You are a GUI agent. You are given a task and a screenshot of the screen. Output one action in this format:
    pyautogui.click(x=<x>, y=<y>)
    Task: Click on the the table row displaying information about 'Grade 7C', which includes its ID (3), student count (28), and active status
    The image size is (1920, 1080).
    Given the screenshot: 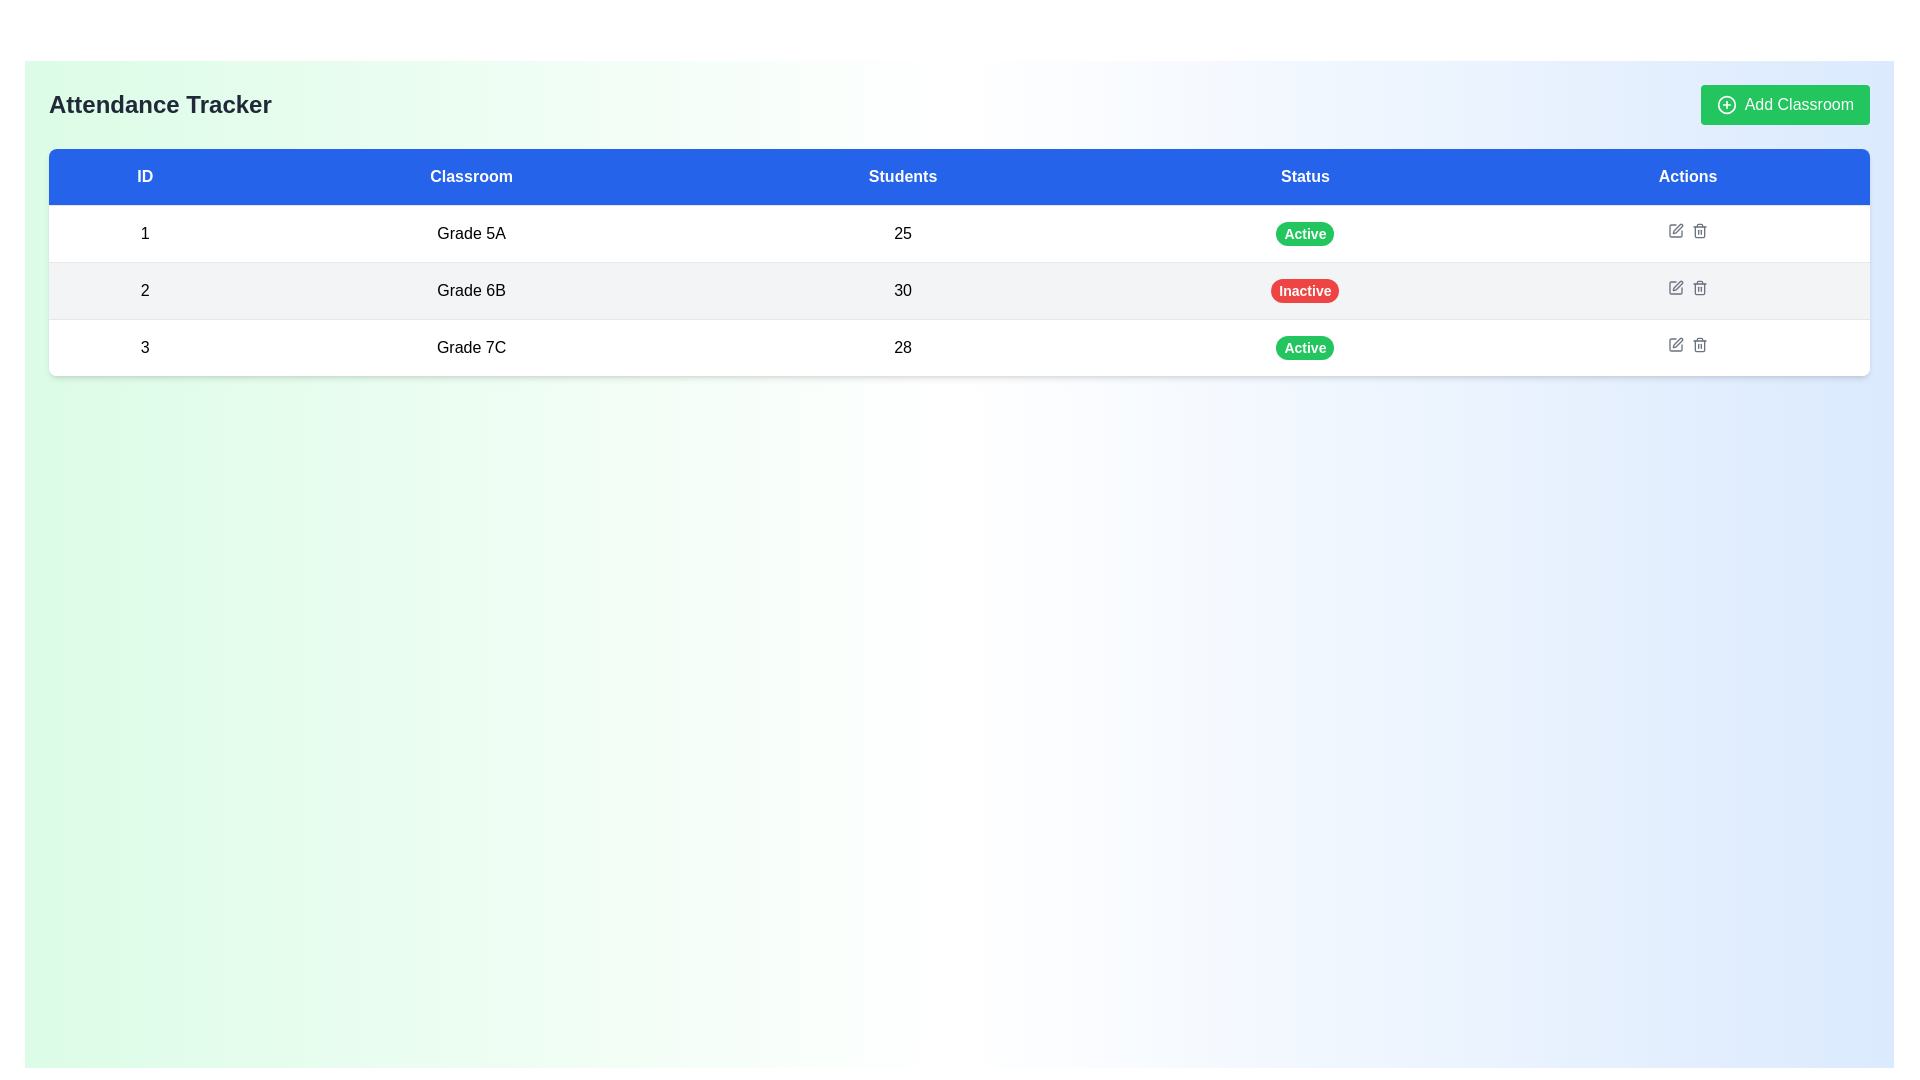 What is the action you would take?
    pyautogui.click(x=958, y=346)
    